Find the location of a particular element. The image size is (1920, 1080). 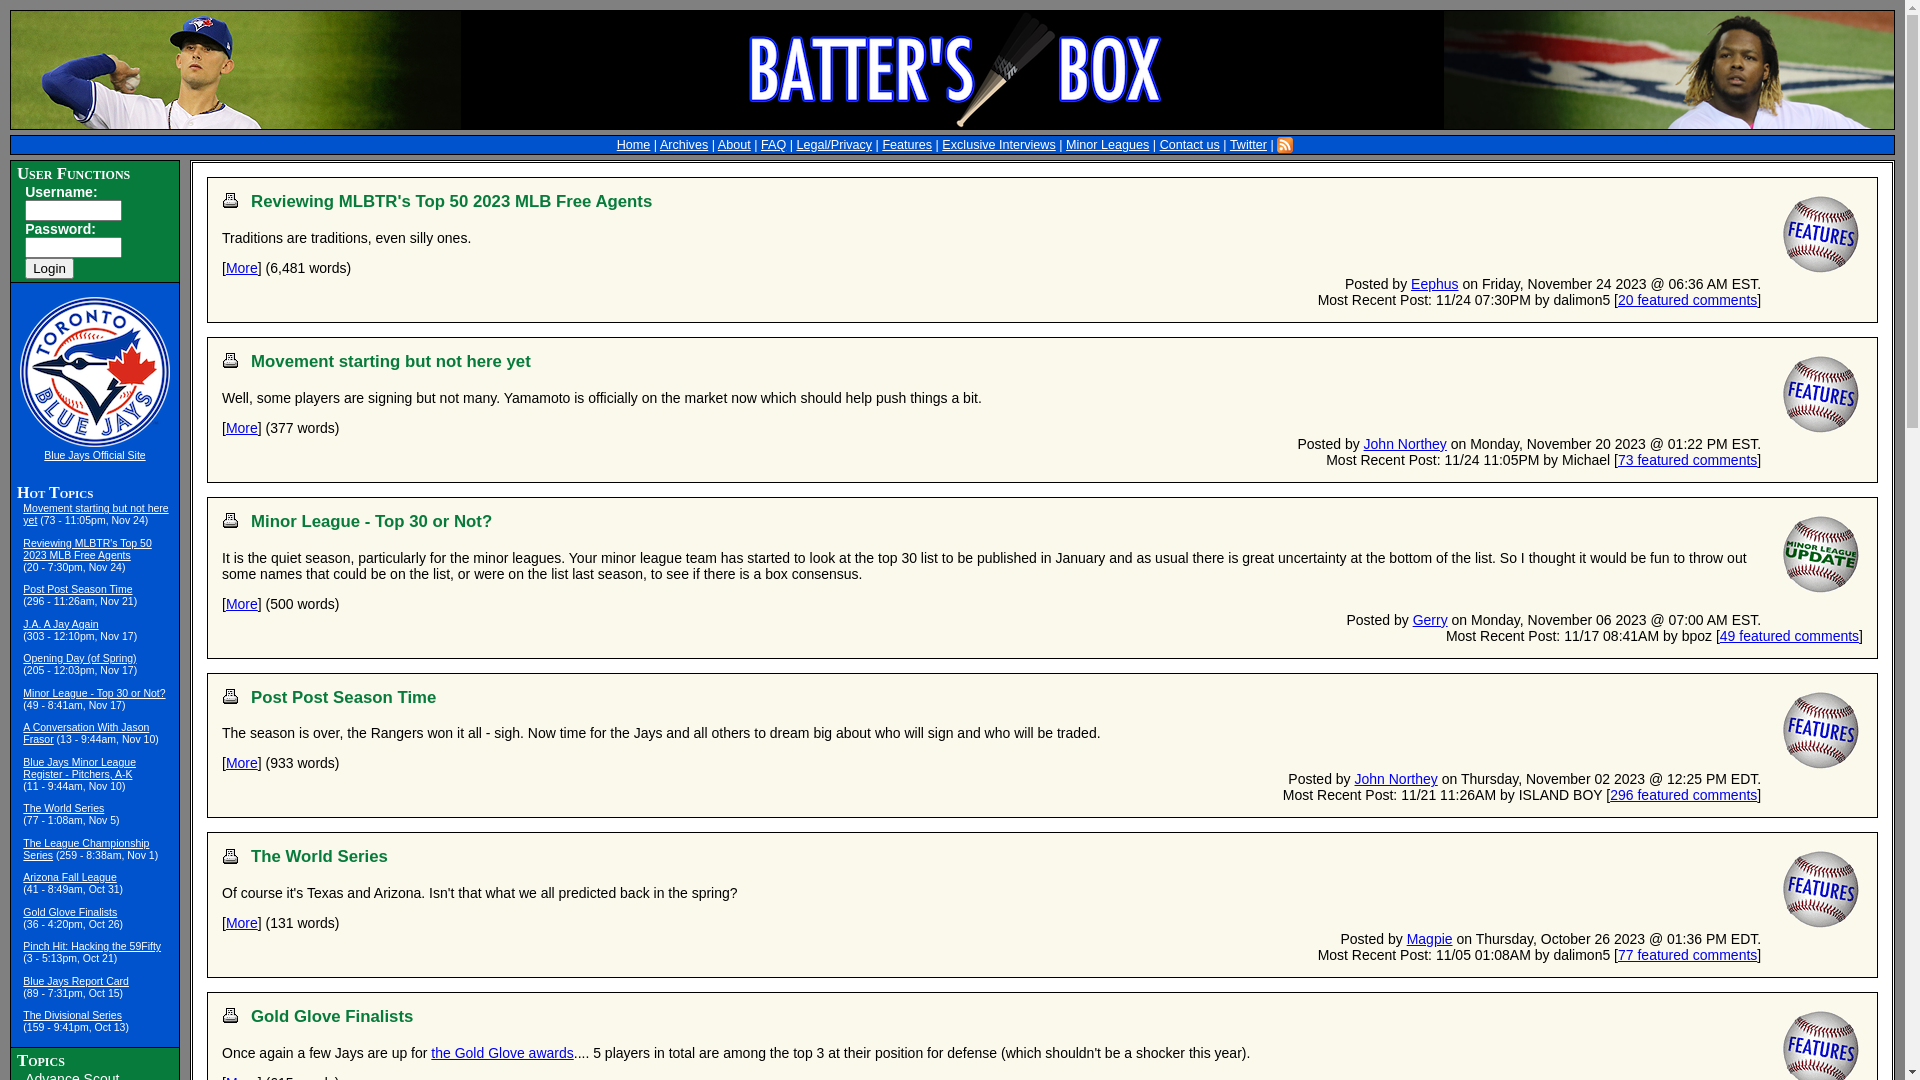

'Opening Day (of Spring)' is located at coordinates (79, 658).